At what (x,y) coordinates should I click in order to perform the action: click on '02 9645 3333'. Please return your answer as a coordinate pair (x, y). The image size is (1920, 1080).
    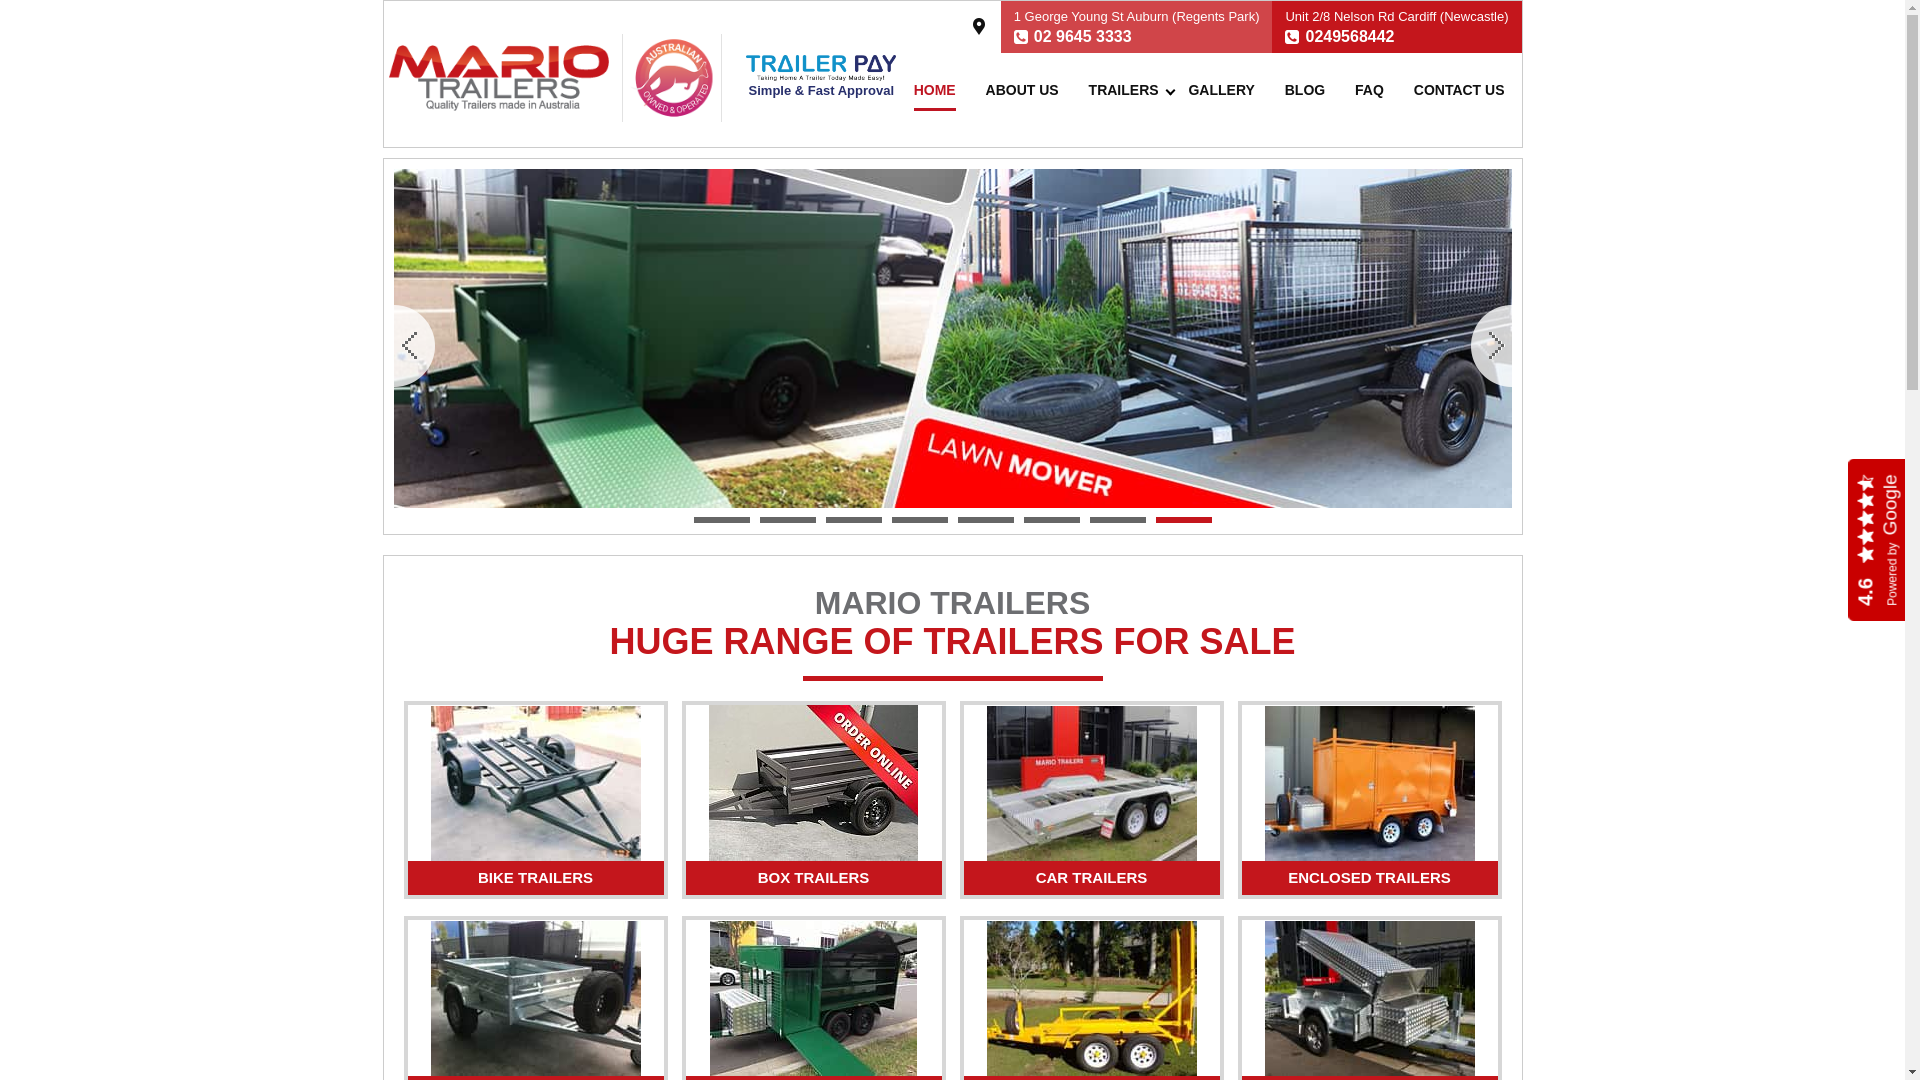
    Looking at the image, I should click on (1082, 36).